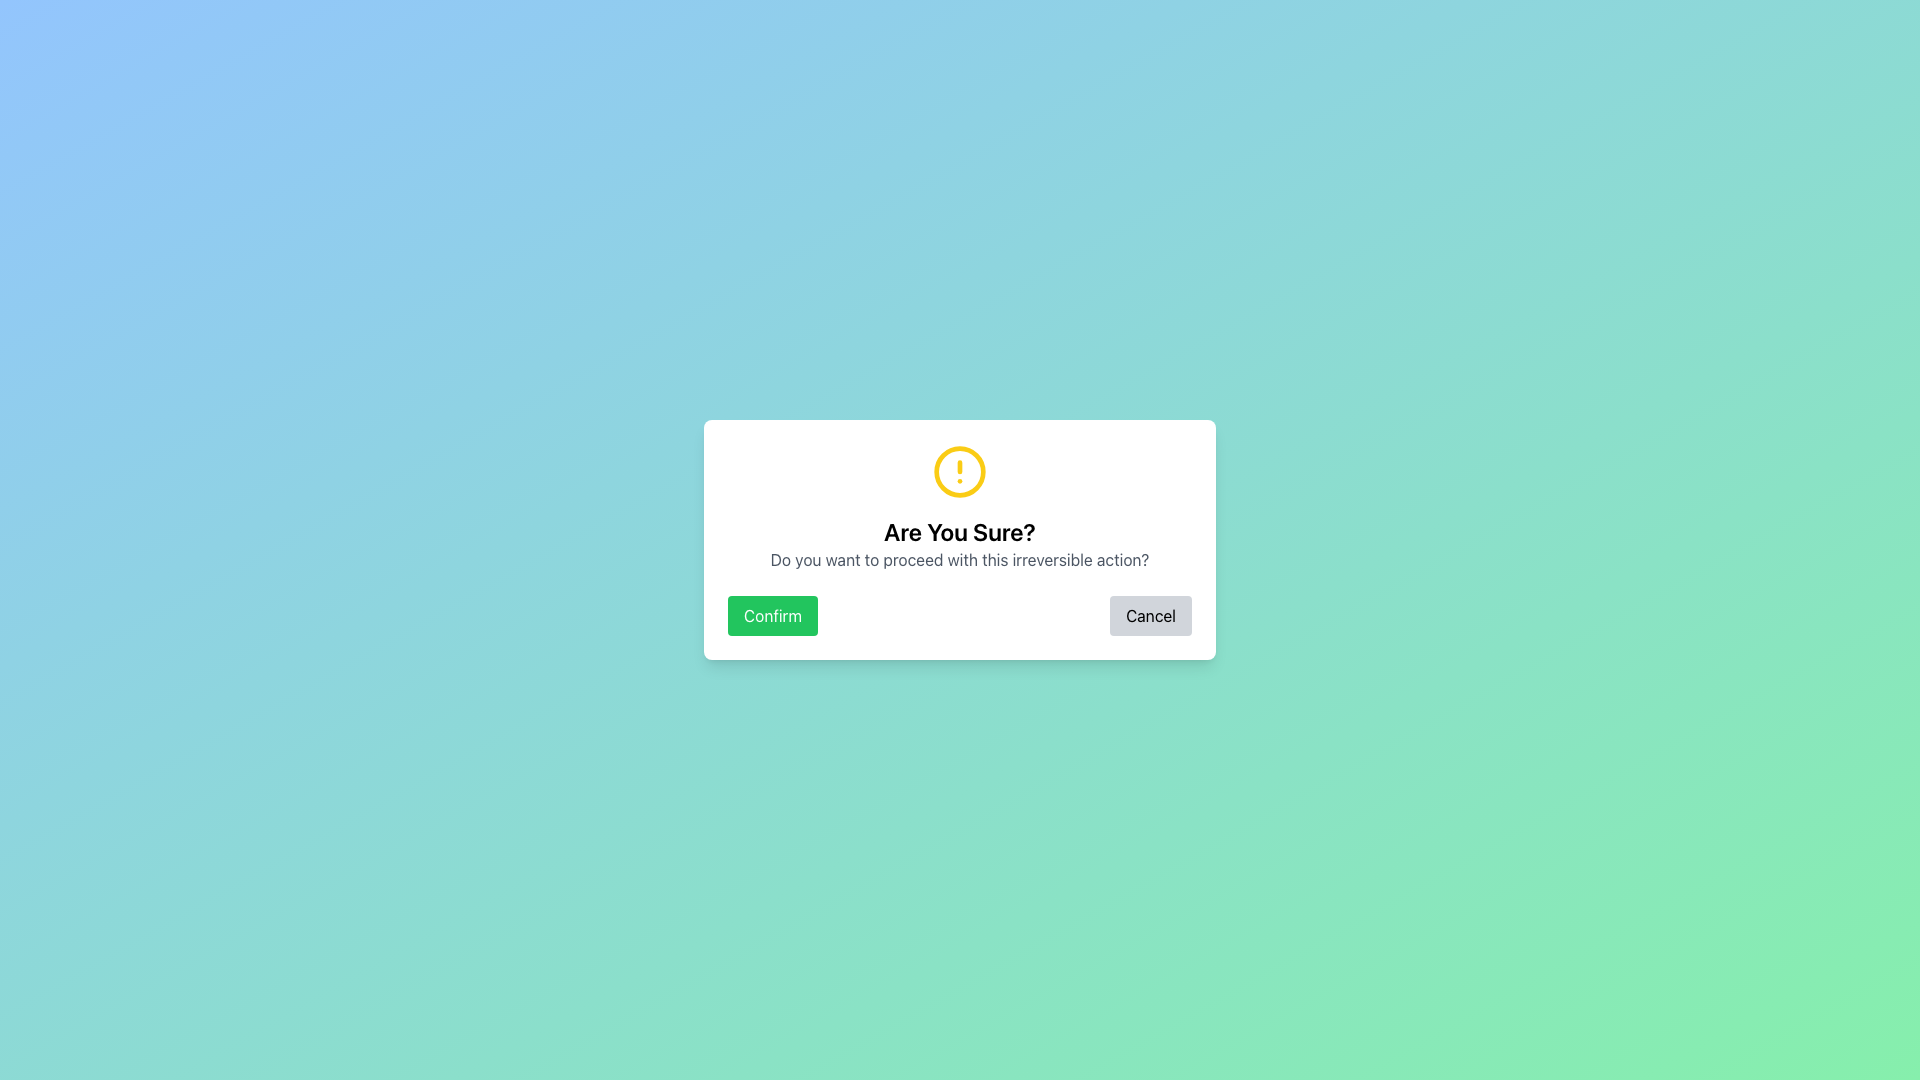 The image size is (1920, 1080). What do you see at coordinates (960, 471) in the screenshot?
I see `the innermost circle of the alert icon located at the top-center of the confirmation dialog` at bounding box center [960, 471].